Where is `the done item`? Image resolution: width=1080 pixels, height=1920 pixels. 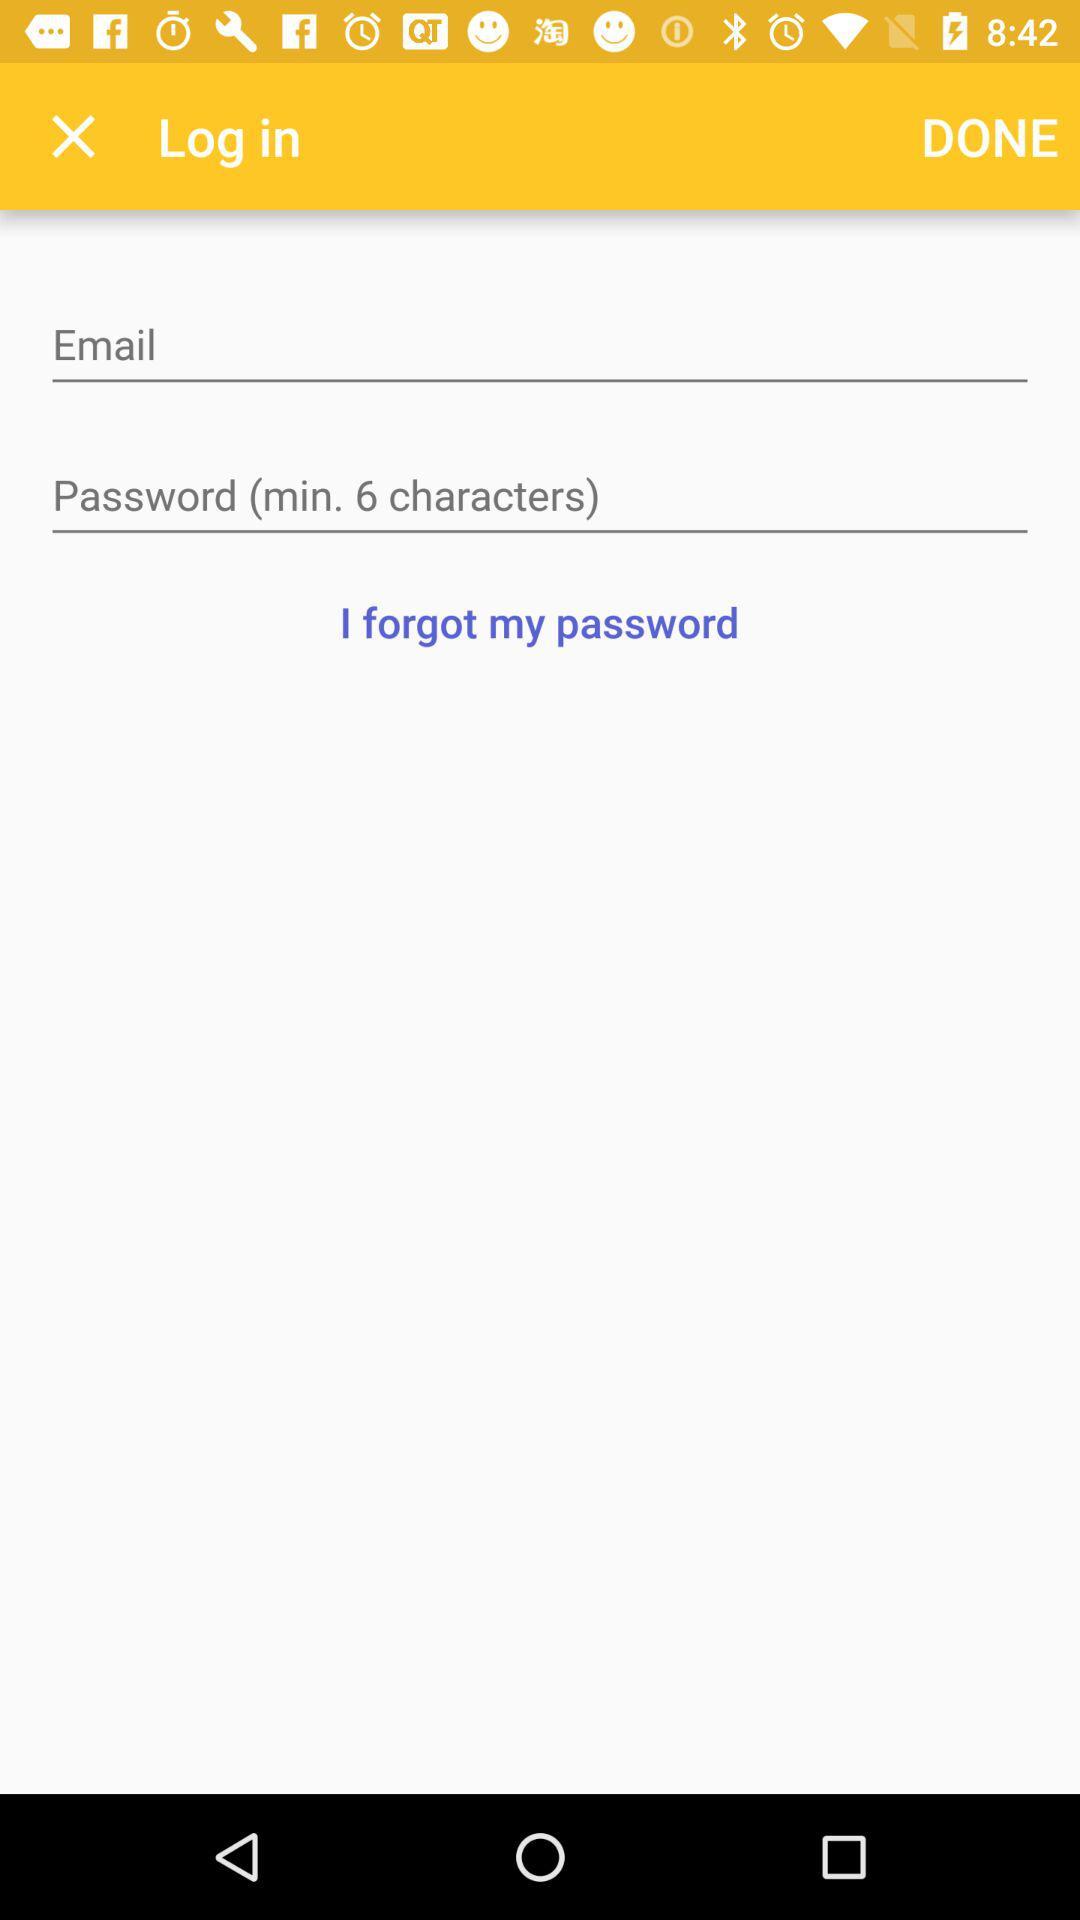
the done item is located at coordinates (990, 135).